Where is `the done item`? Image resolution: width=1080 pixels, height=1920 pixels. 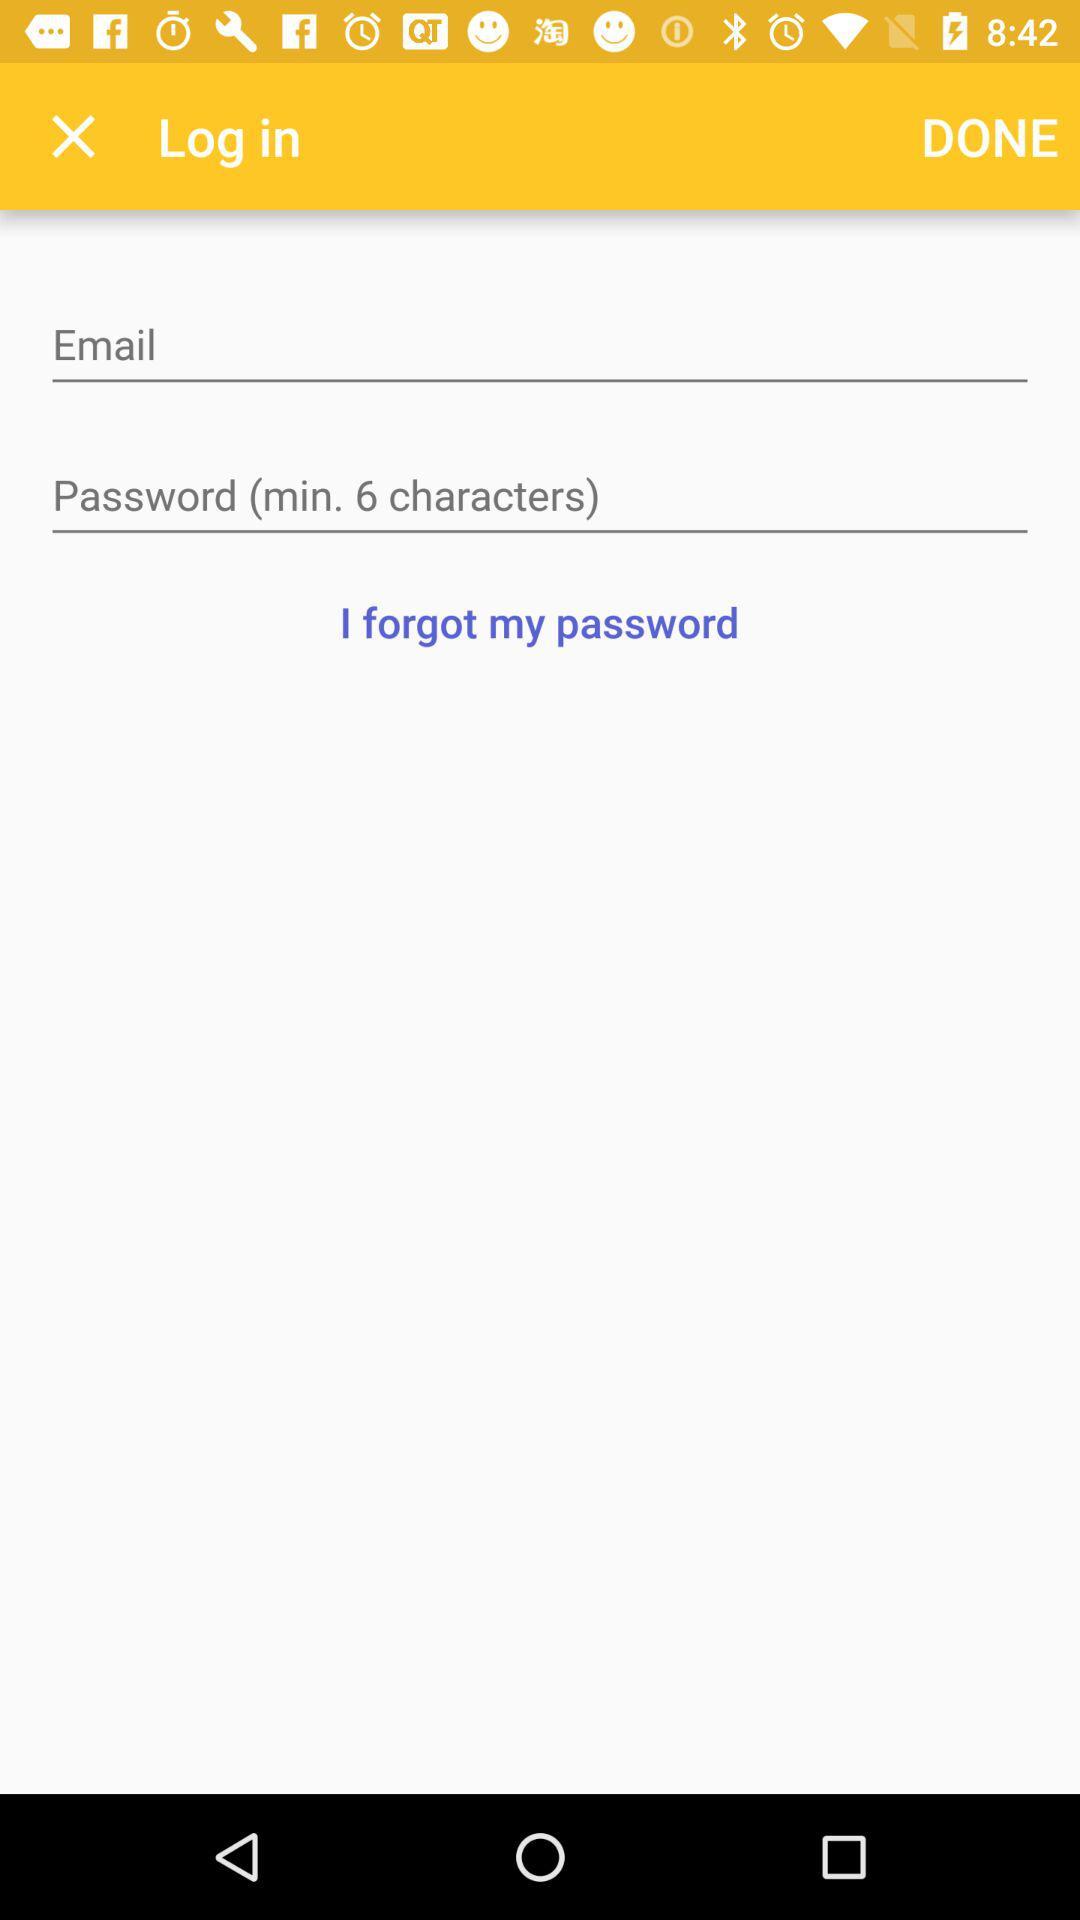
the done item is located at coordinates (990, 135).